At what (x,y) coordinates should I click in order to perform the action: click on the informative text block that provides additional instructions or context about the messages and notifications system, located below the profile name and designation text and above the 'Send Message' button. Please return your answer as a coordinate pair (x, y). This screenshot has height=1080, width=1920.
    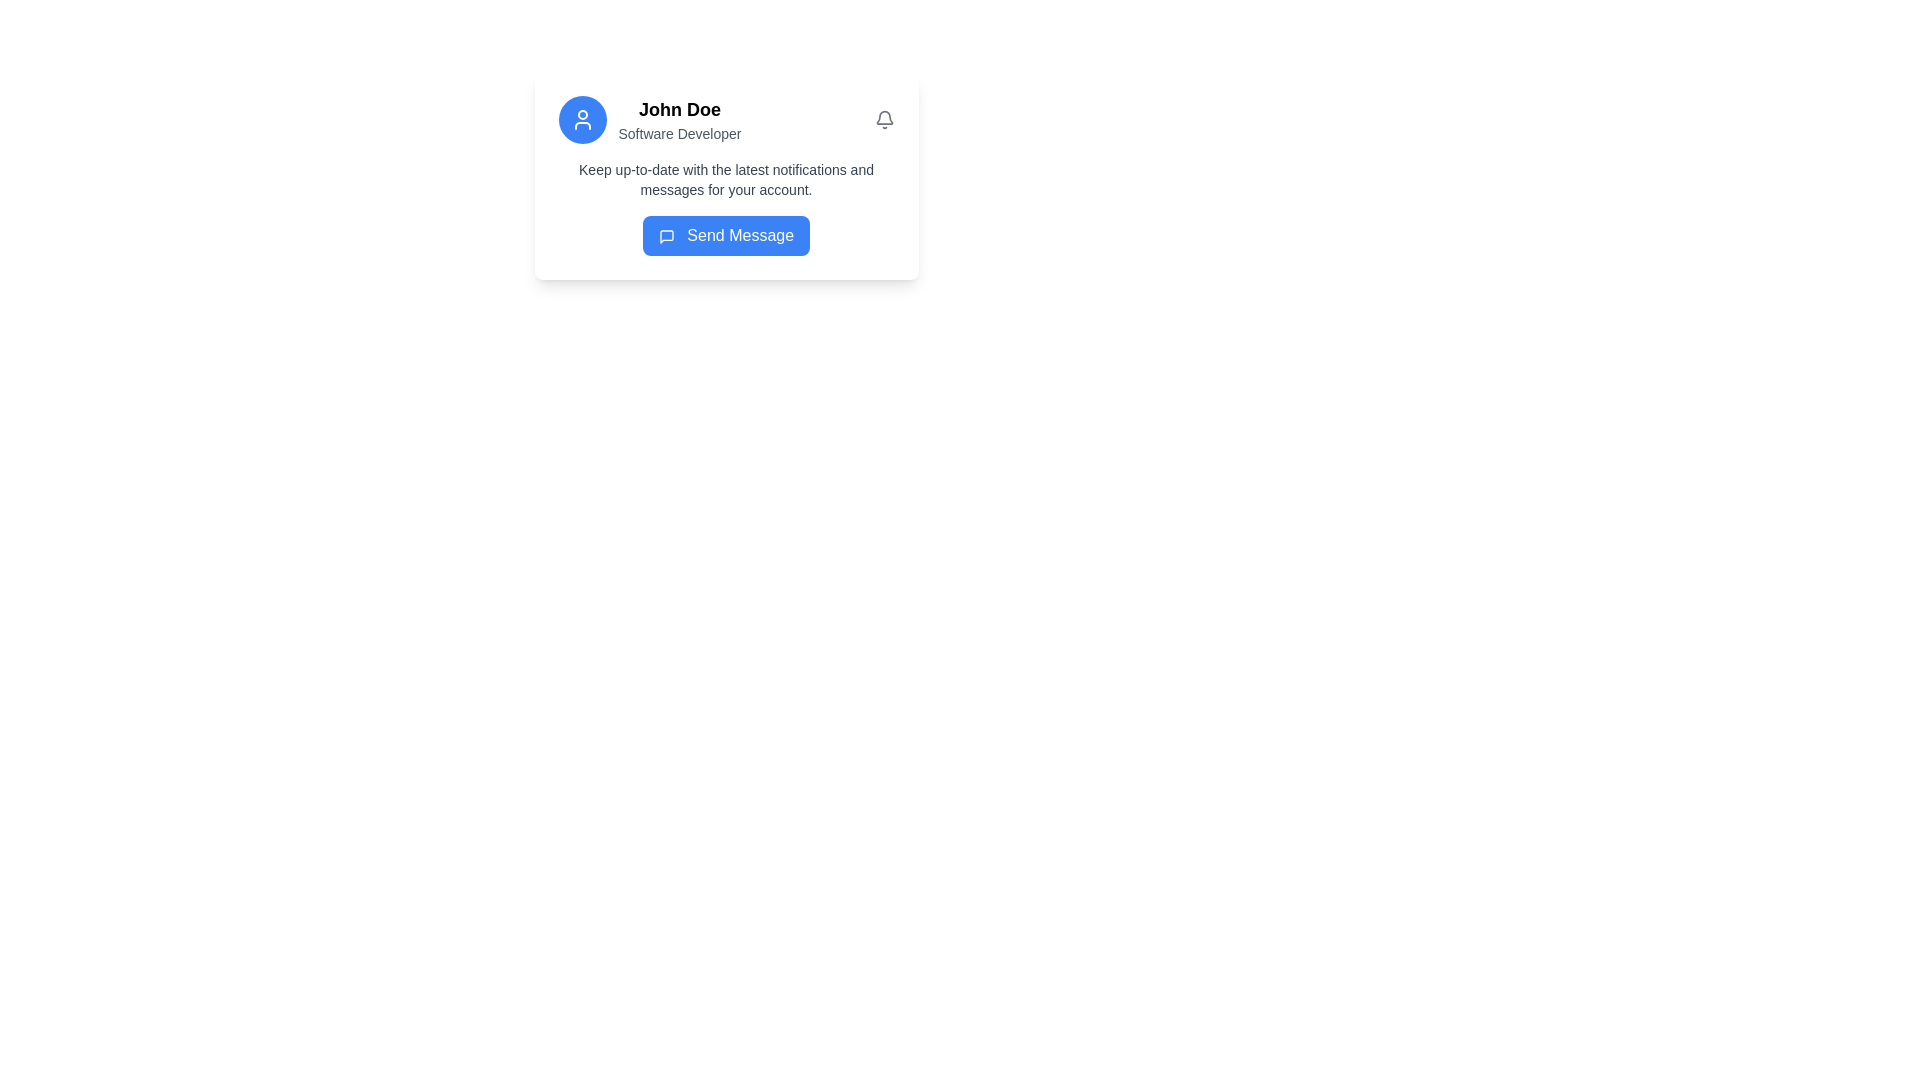
    Looking at the image, I should click on (725, 180).